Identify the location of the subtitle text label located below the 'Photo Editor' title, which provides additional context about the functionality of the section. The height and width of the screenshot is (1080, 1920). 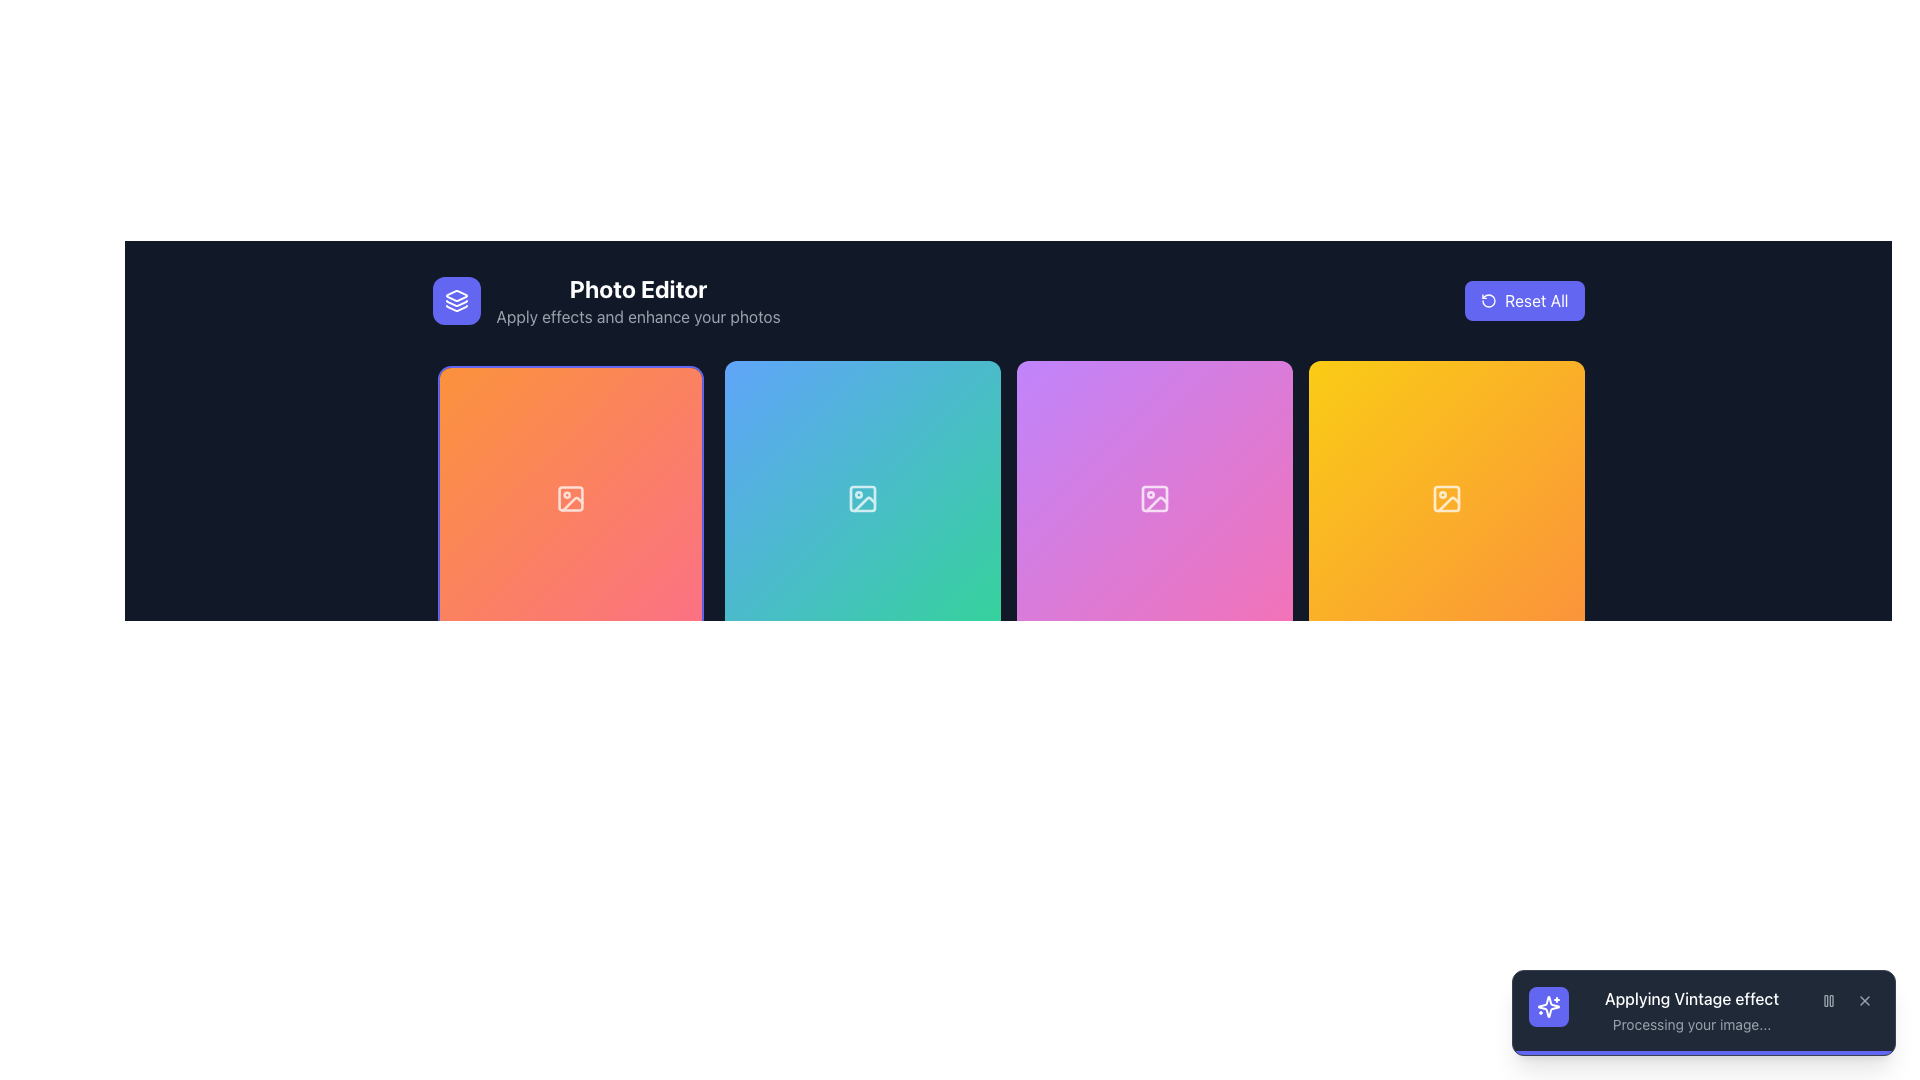
(637, 315).